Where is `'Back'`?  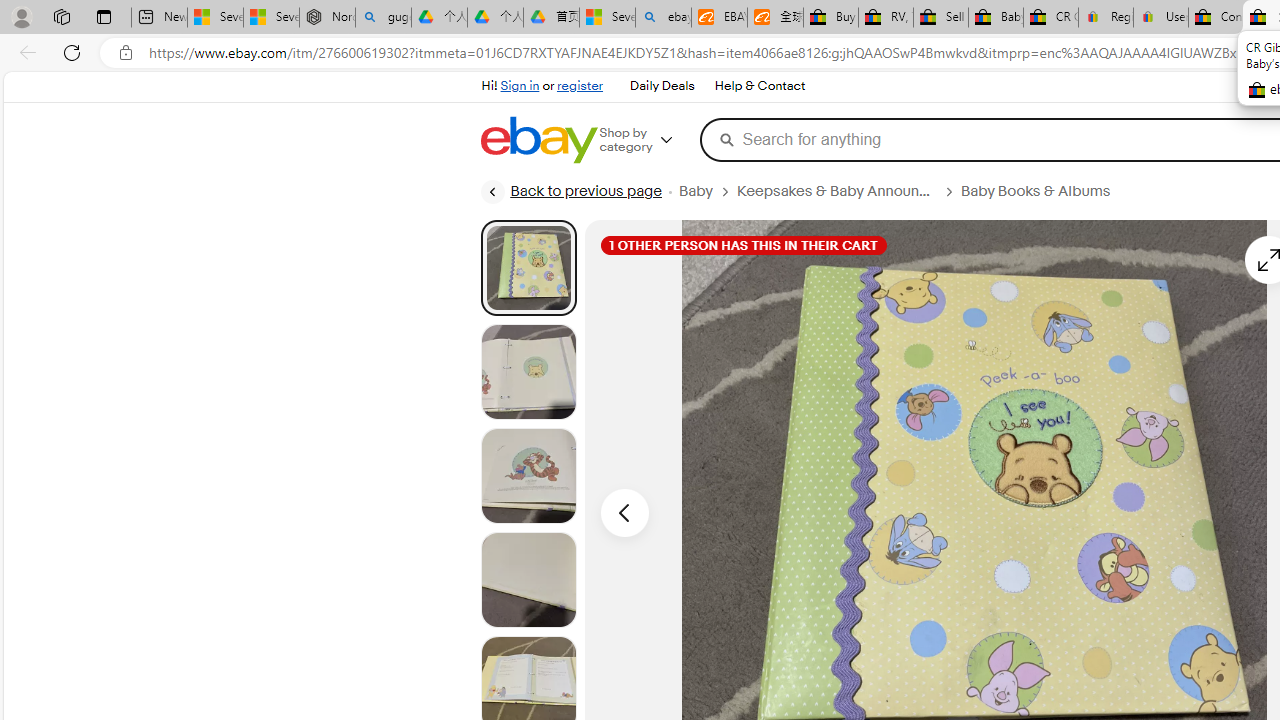 'Back' is located at coordinates (24, 51).